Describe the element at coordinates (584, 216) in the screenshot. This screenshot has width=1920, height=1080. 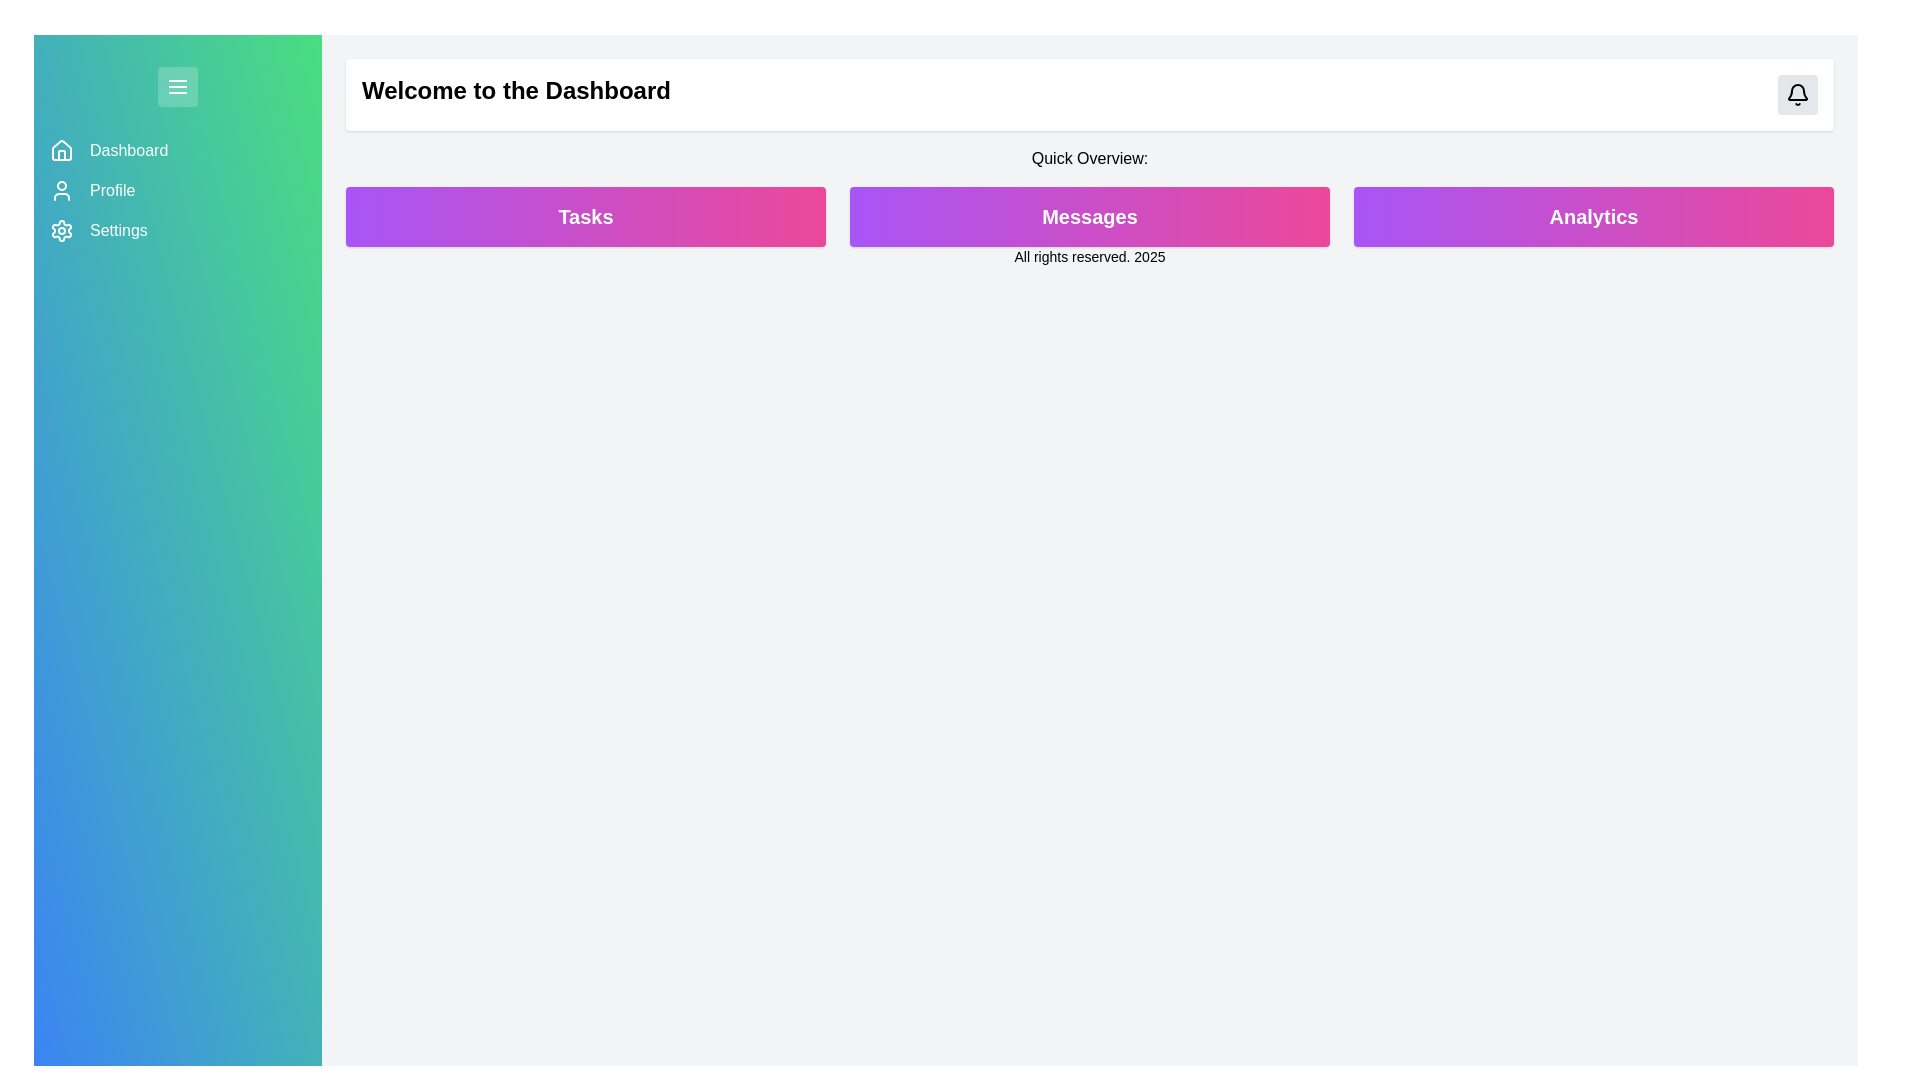
I see `the first button styled with a gradient from purple to pink, labeled 'Tasks', which is located beneath the 'Quick Overview' heading` at that location.